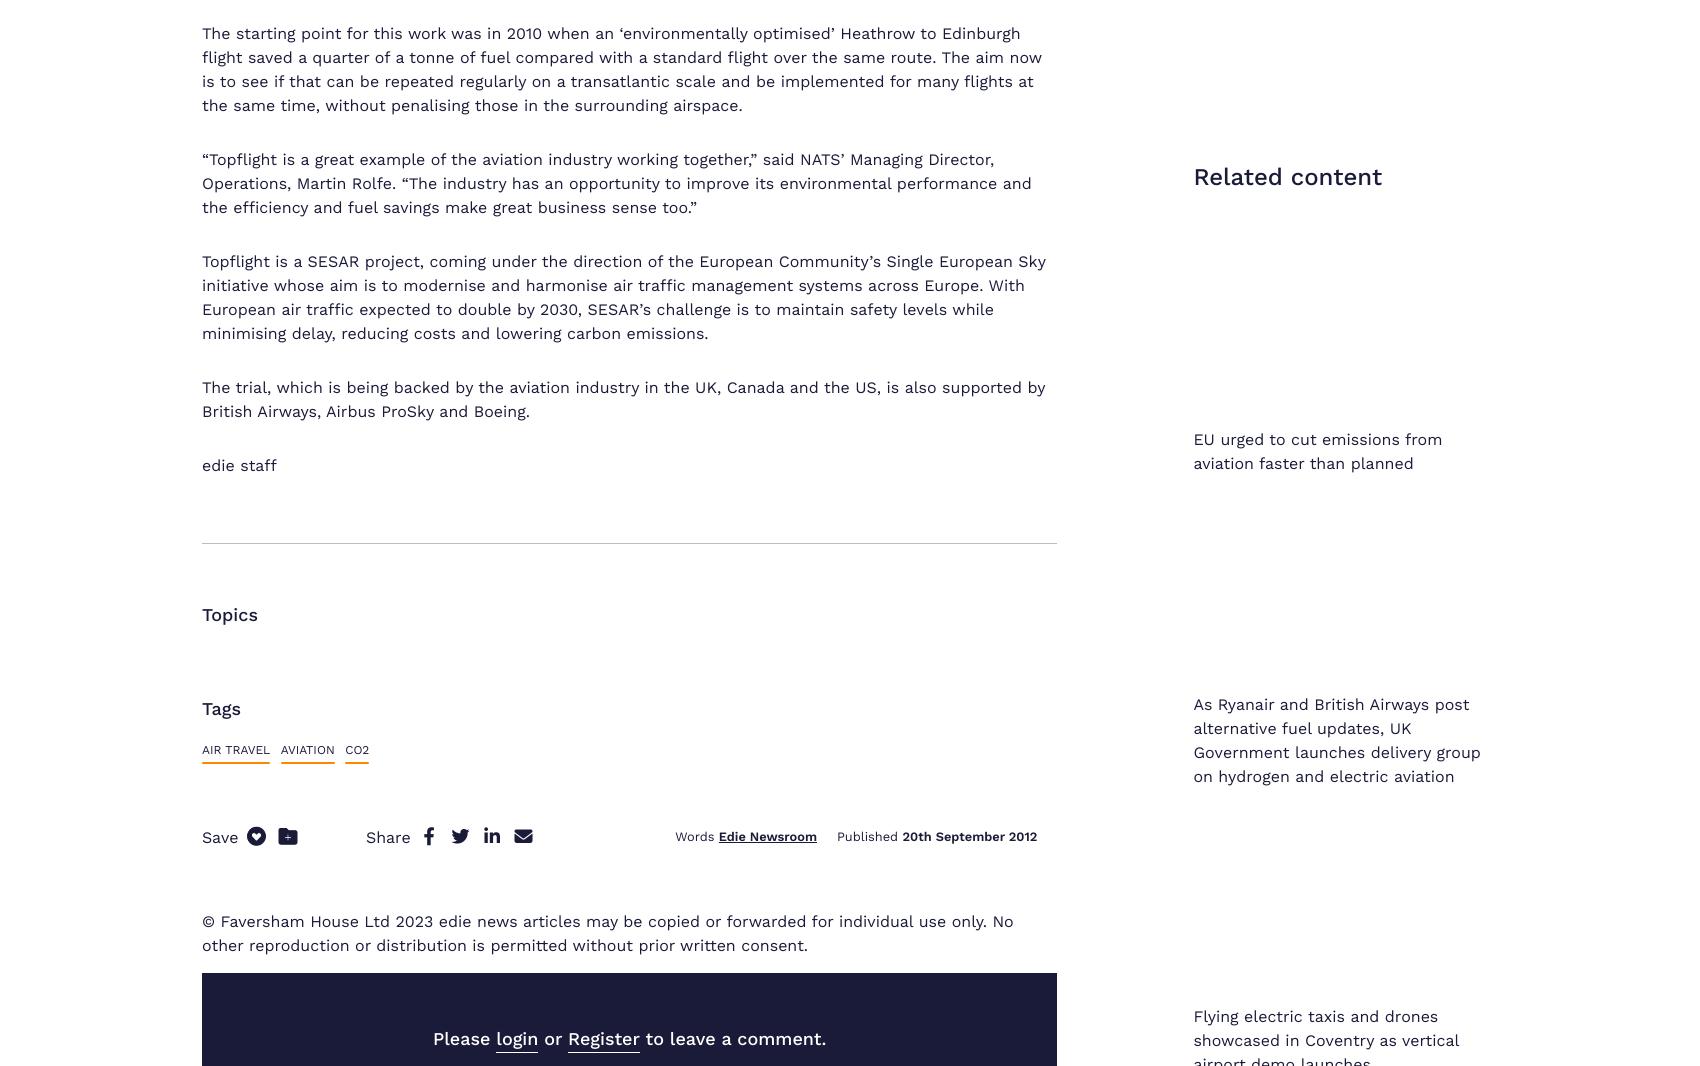  Describe the element at coordinates (1383, 727) in the screenshot. I see `'Environmental Policy'` at that location.